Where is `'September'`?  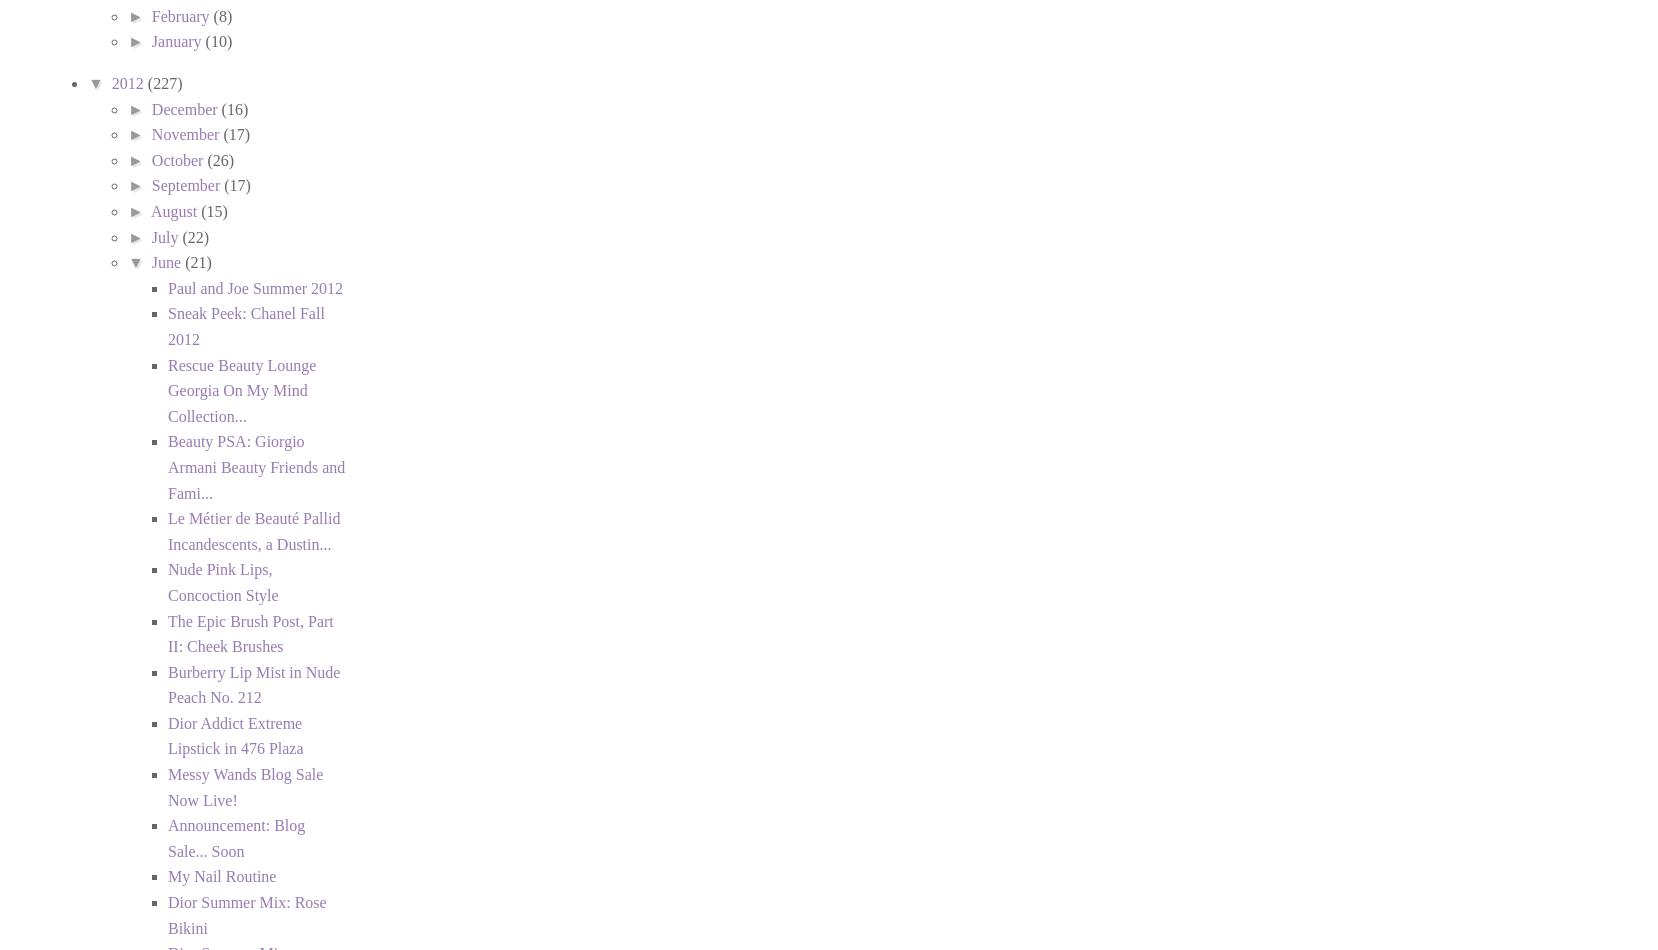 'September' is located at coordinates (187, 185).